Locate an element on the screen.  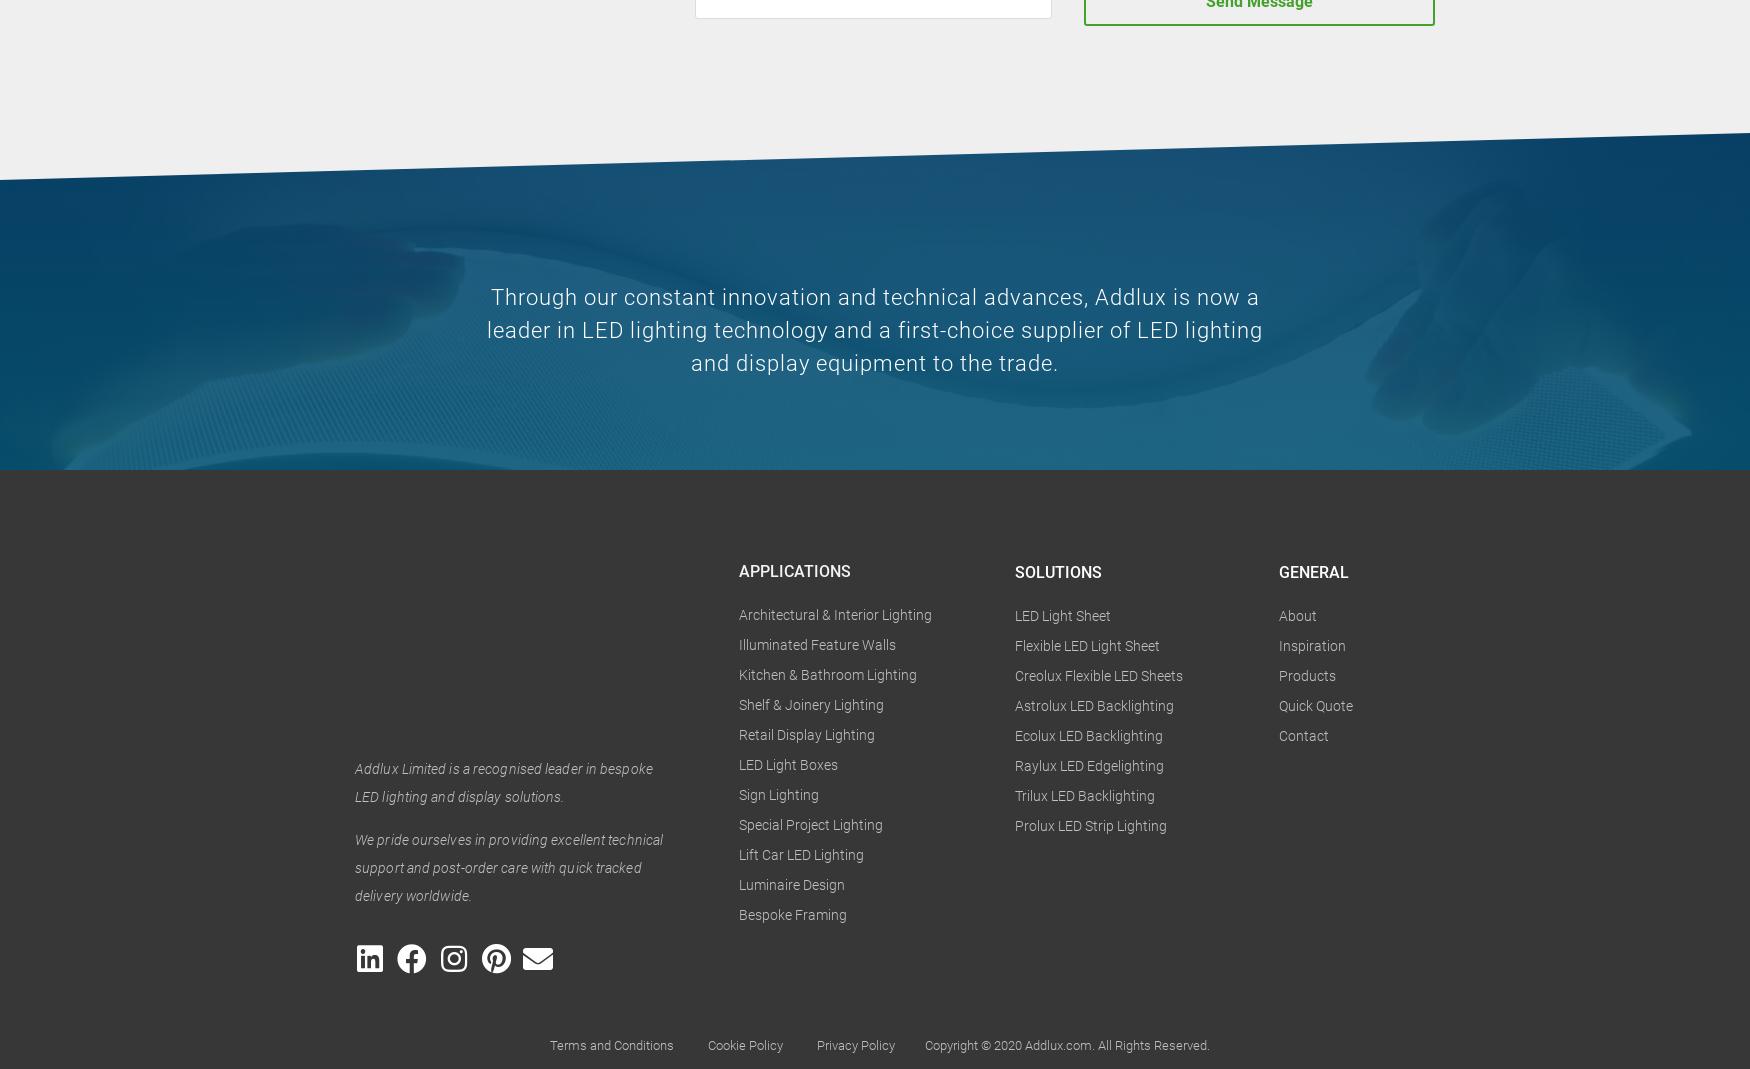
'Inspiration' is located at coordinates (1310, 644).